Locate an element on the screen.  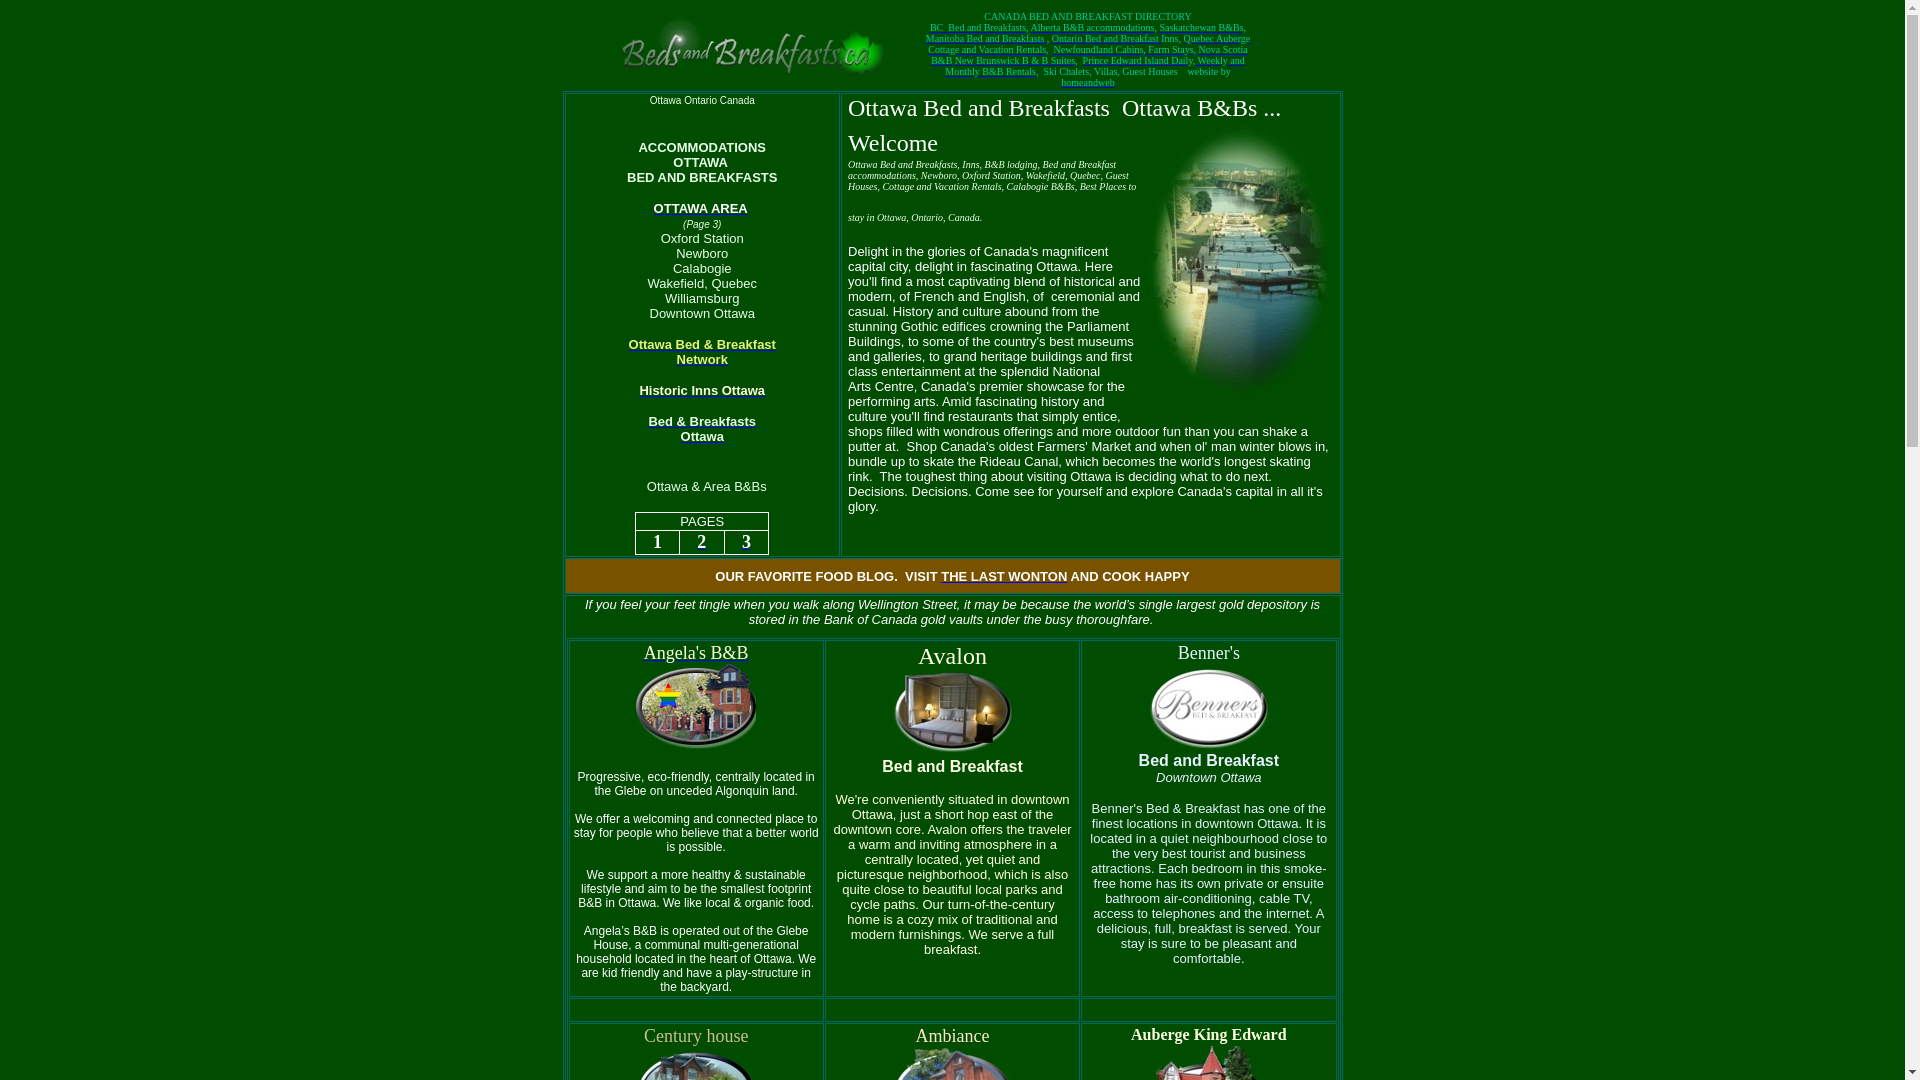
'Alberta B&B accommodations' is located at coordinates (1092, 25).